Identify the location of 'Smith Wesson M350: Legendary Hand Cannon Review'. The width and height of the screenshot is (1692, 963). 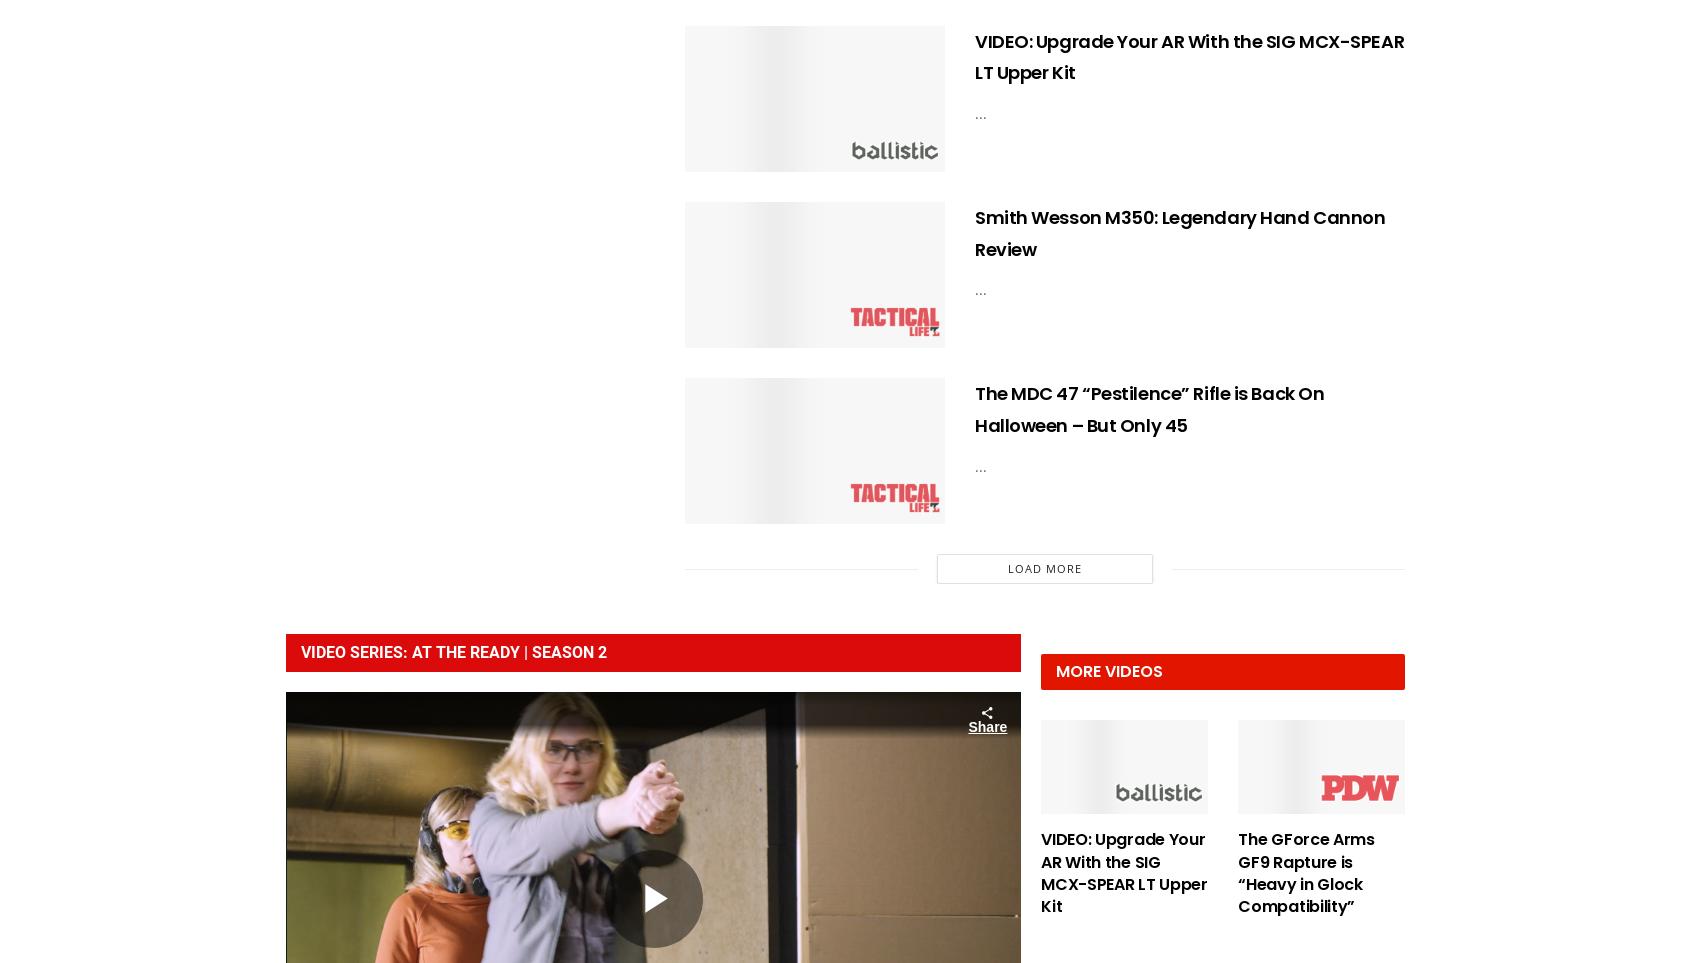
(974, 232).